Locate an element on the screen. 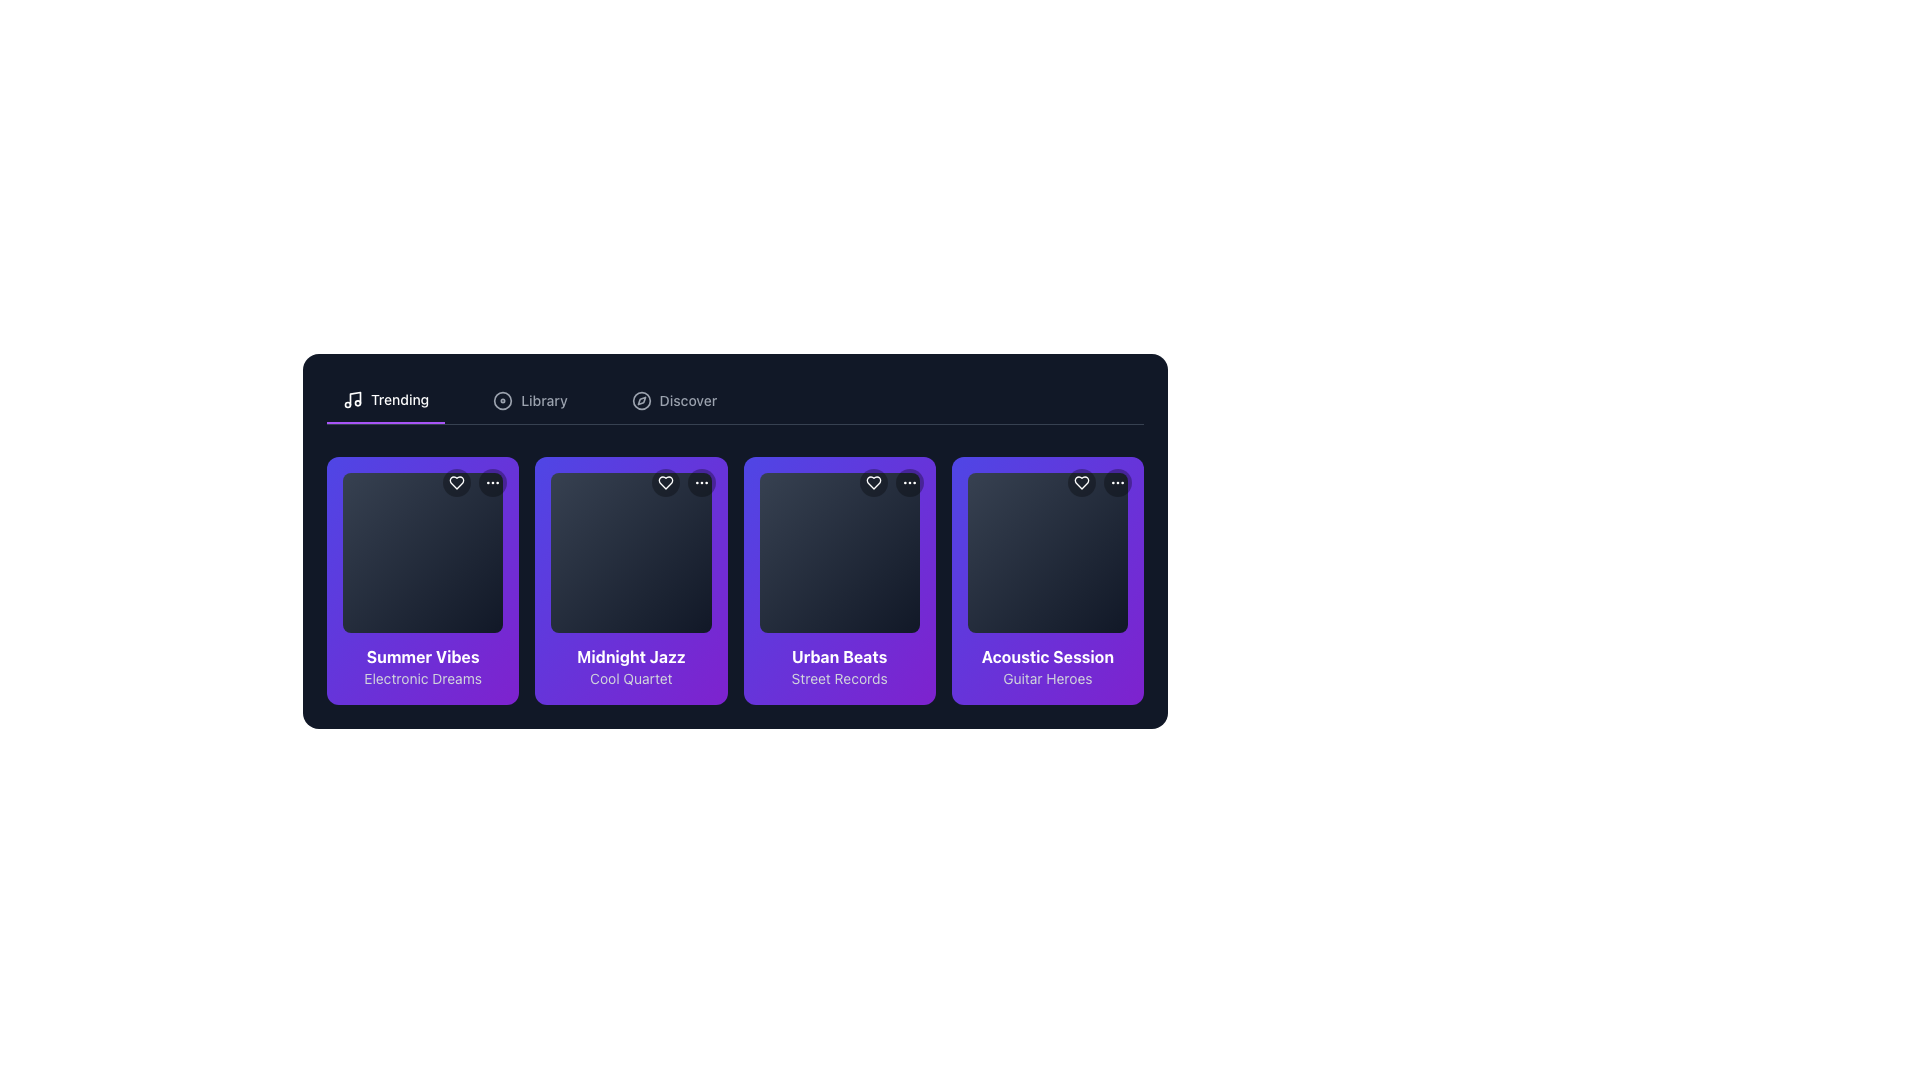 The height and width of the screenshot is (1080, 1920). the heart icon is located at coordinates (455, 482).